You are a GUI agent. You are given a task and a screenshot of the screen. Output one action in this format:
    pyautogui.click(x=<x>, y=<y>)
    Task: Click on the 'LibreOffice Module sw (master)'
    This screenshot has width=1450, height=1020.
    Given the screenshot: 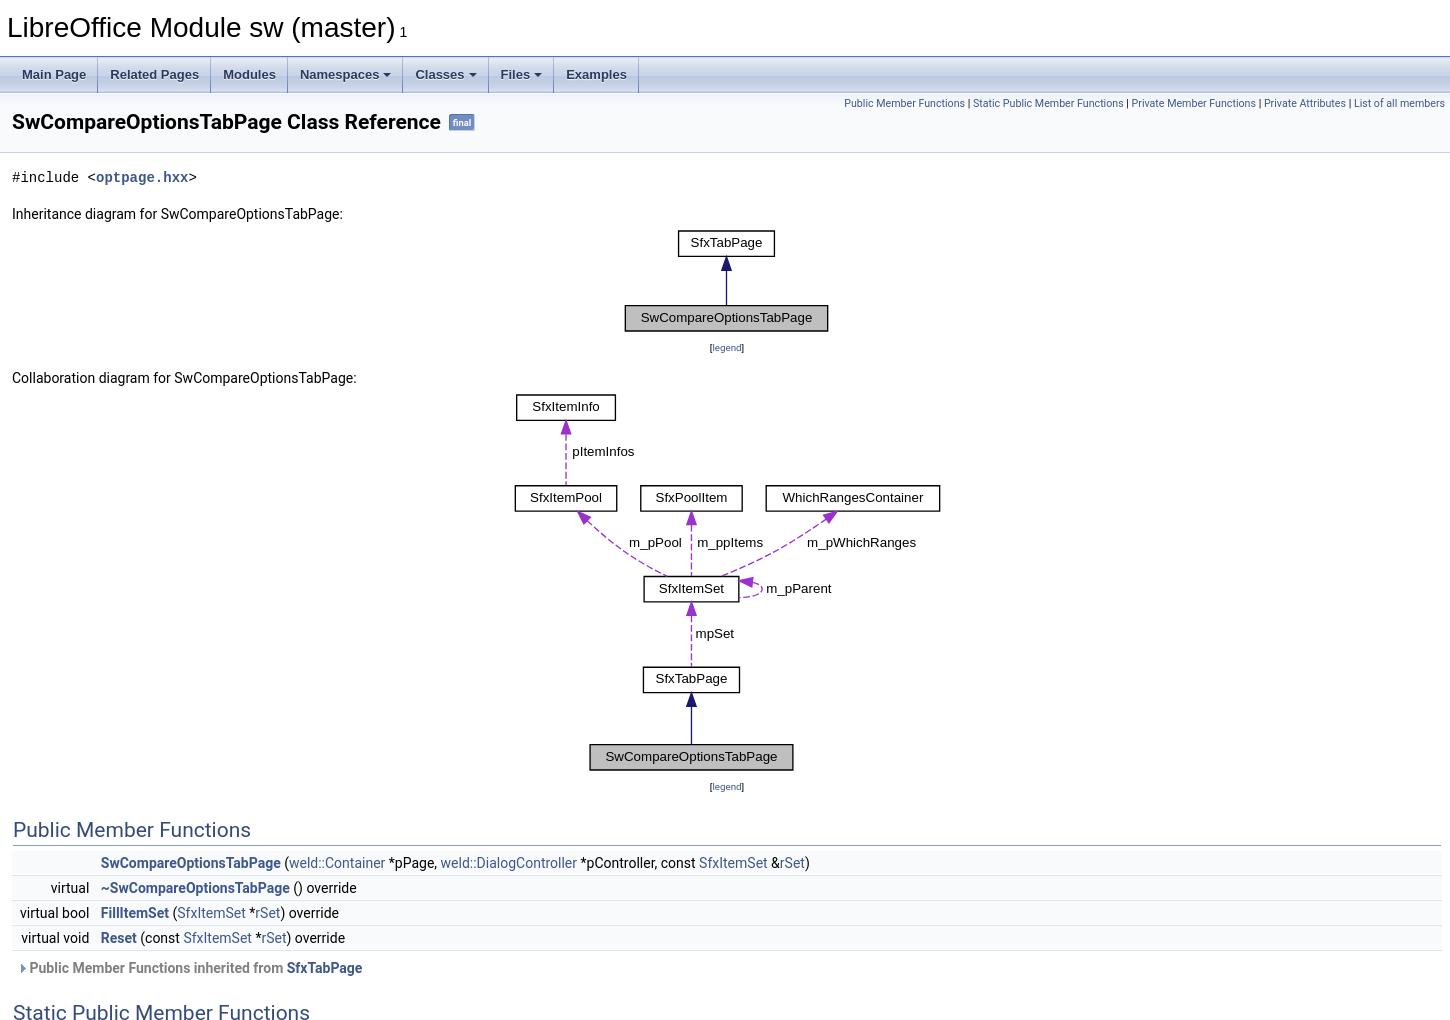 What is the action you would take?
    pyautogui.click(x=199, y=26)
    